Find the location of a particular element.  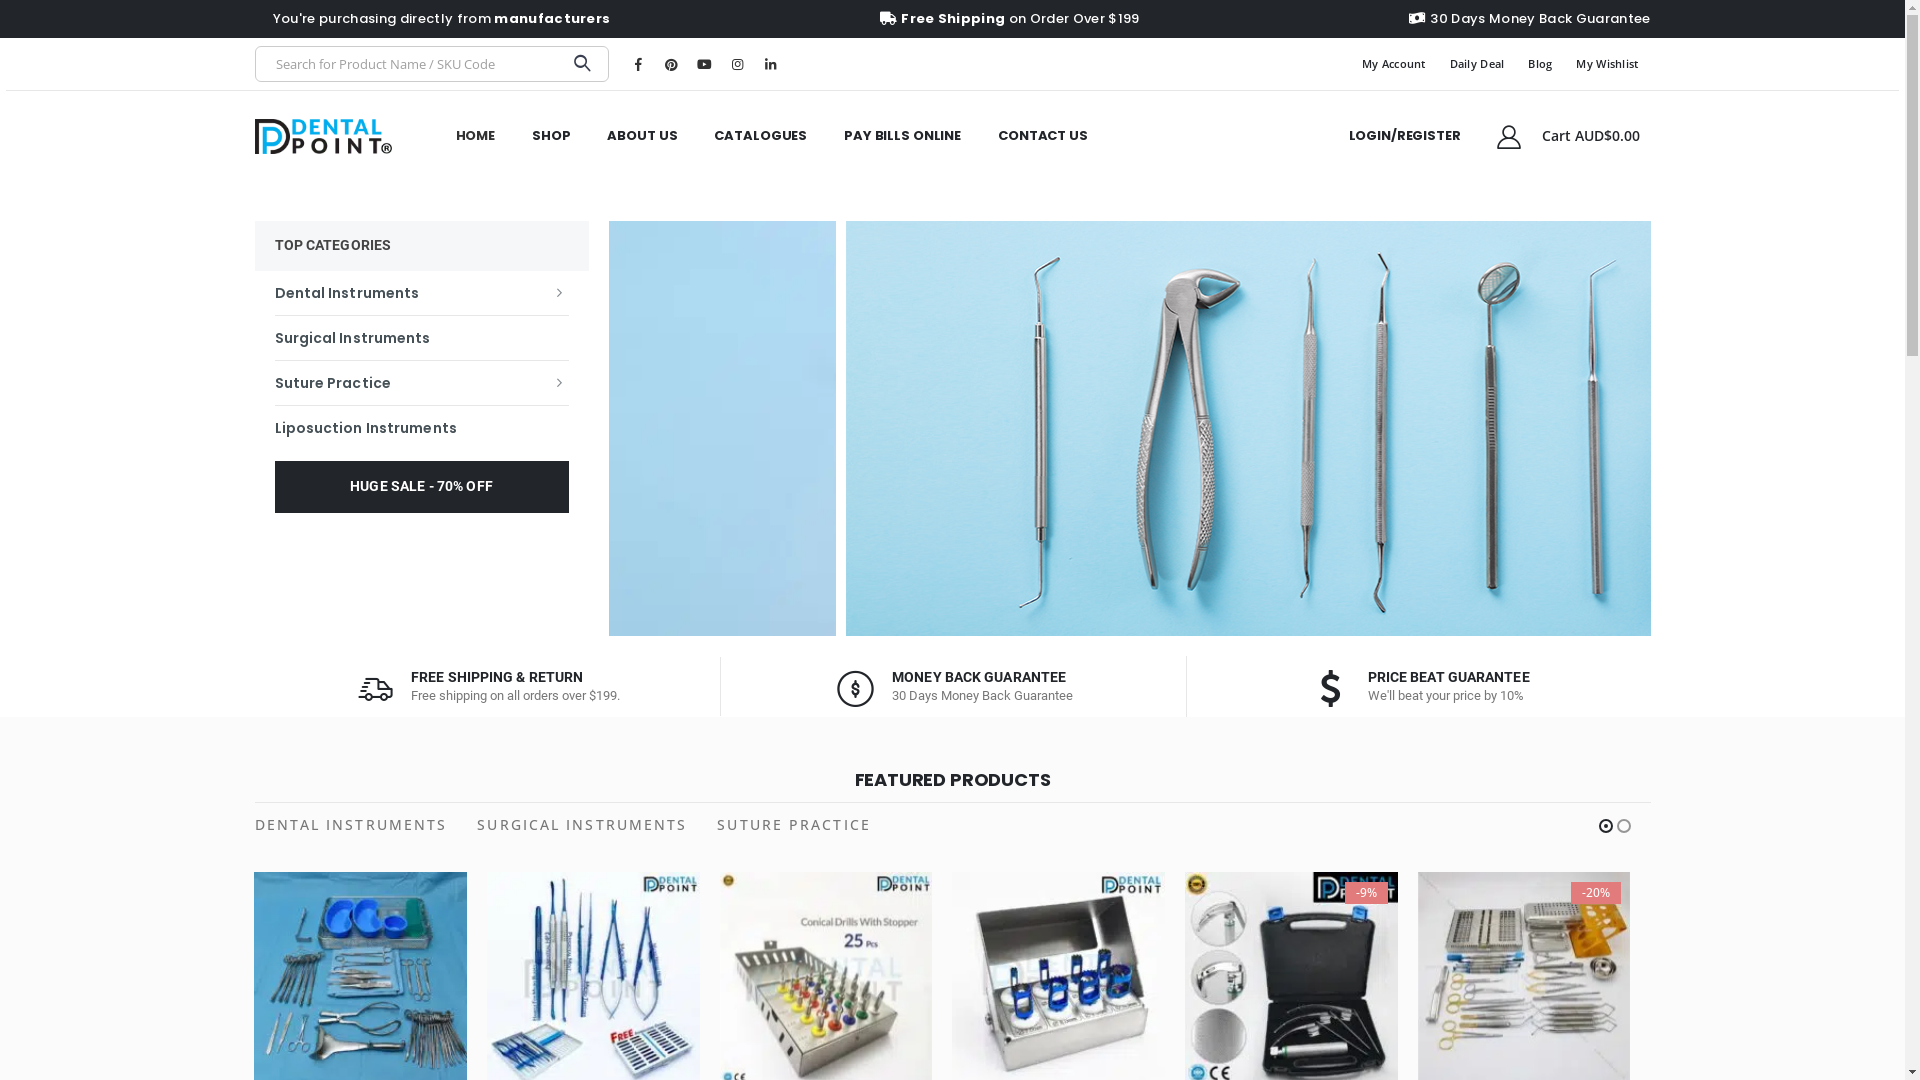

'CONTACT US' is located at coordinates (1041, 135).